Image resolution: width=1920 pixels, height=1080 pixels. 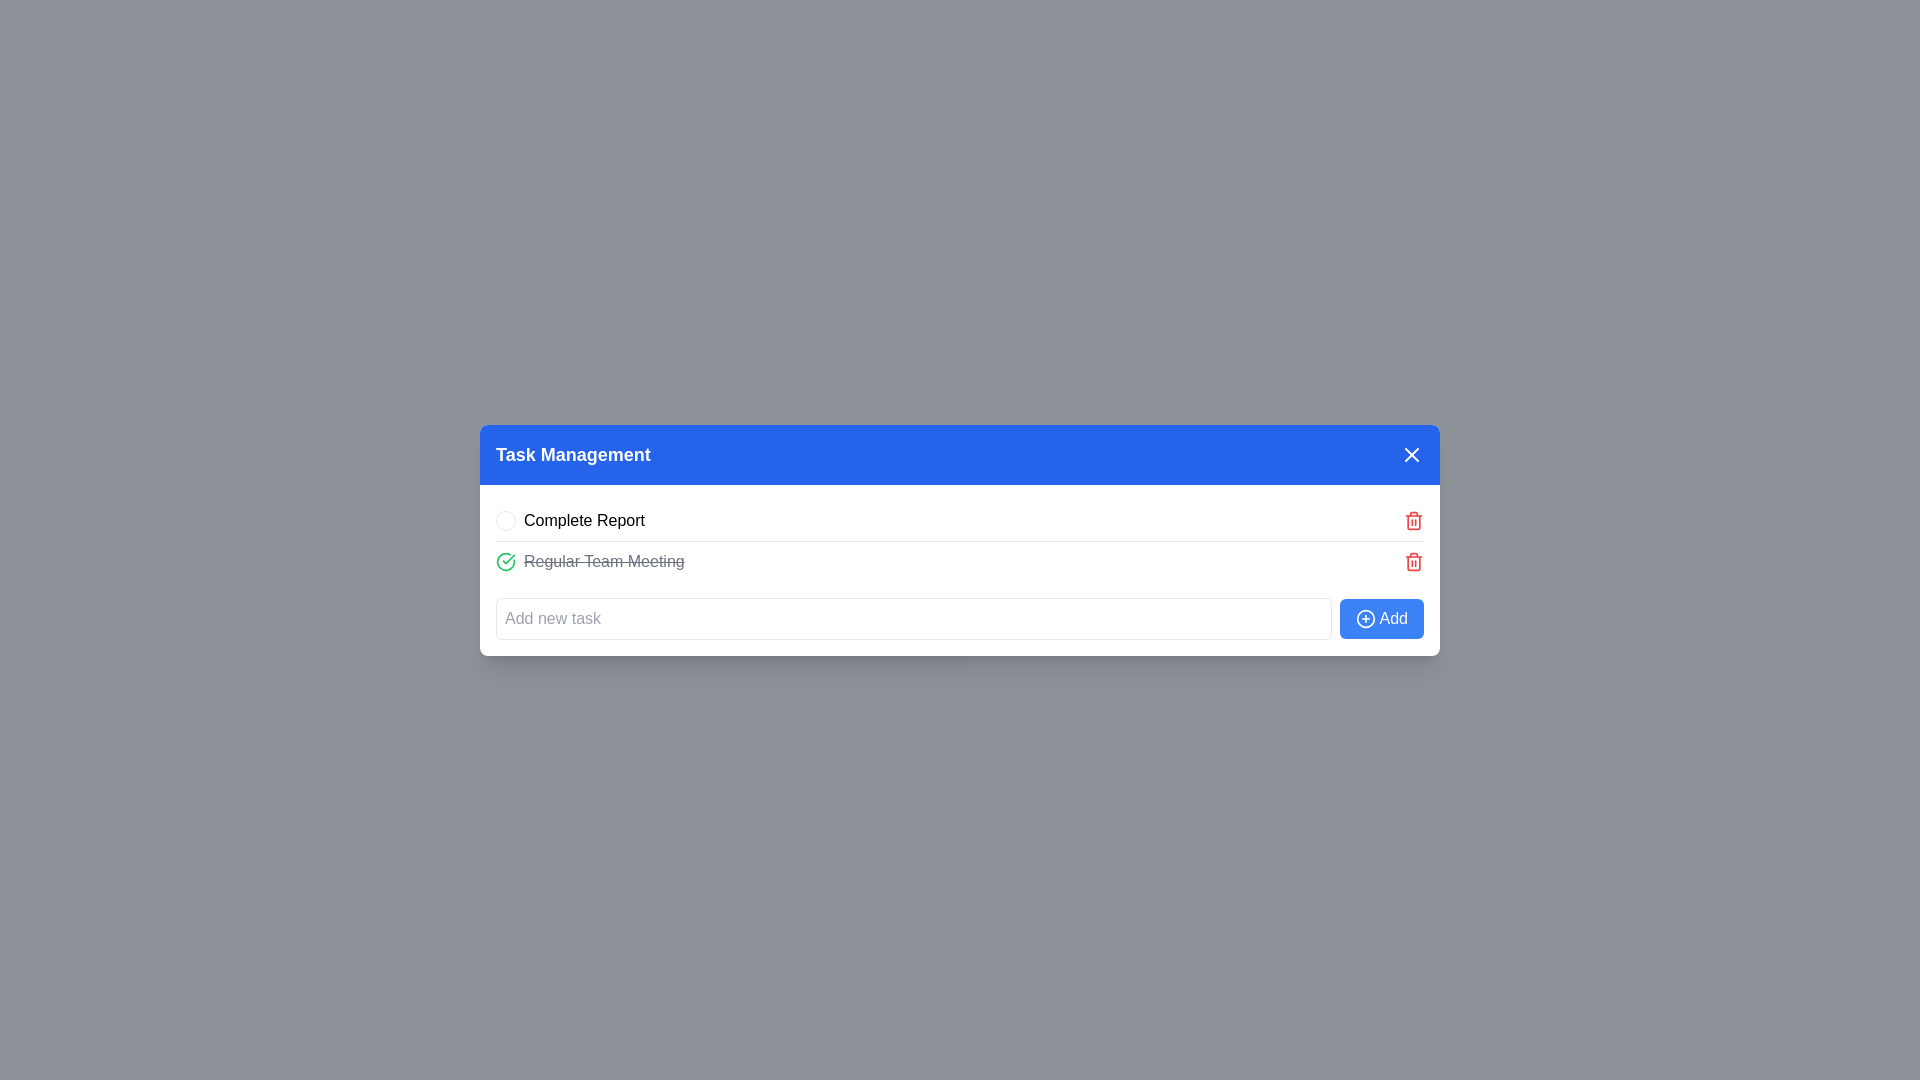 What do you see at coordinates (572, 454) in the screenshot?
I see `the 'Task Management' heading which displays in bold white text on a blue background, located at the top of the panel` at bounding box center [572, 454].